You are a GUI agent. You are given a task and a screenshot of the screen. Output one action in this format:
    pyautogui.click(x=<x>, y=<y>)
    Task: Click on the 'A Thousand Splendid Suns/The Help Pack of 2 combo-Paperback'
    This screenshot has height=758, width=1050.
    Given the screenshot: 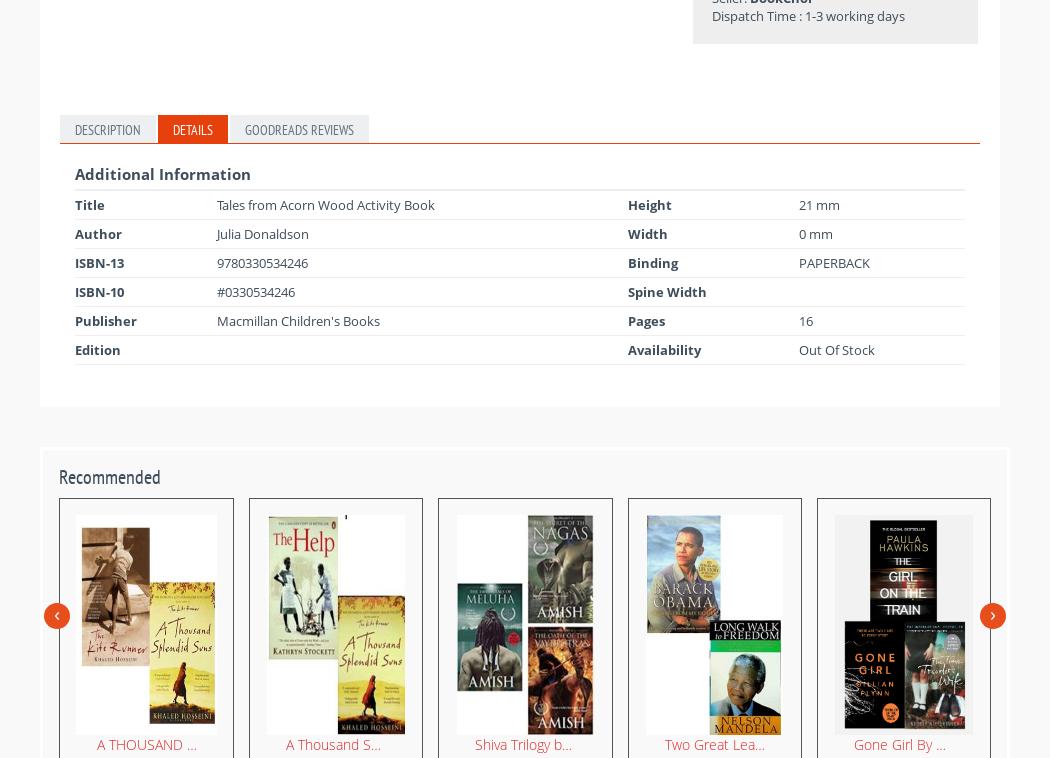 What is the action you would take?
    pyautogui.click(x=487, y=743)
    